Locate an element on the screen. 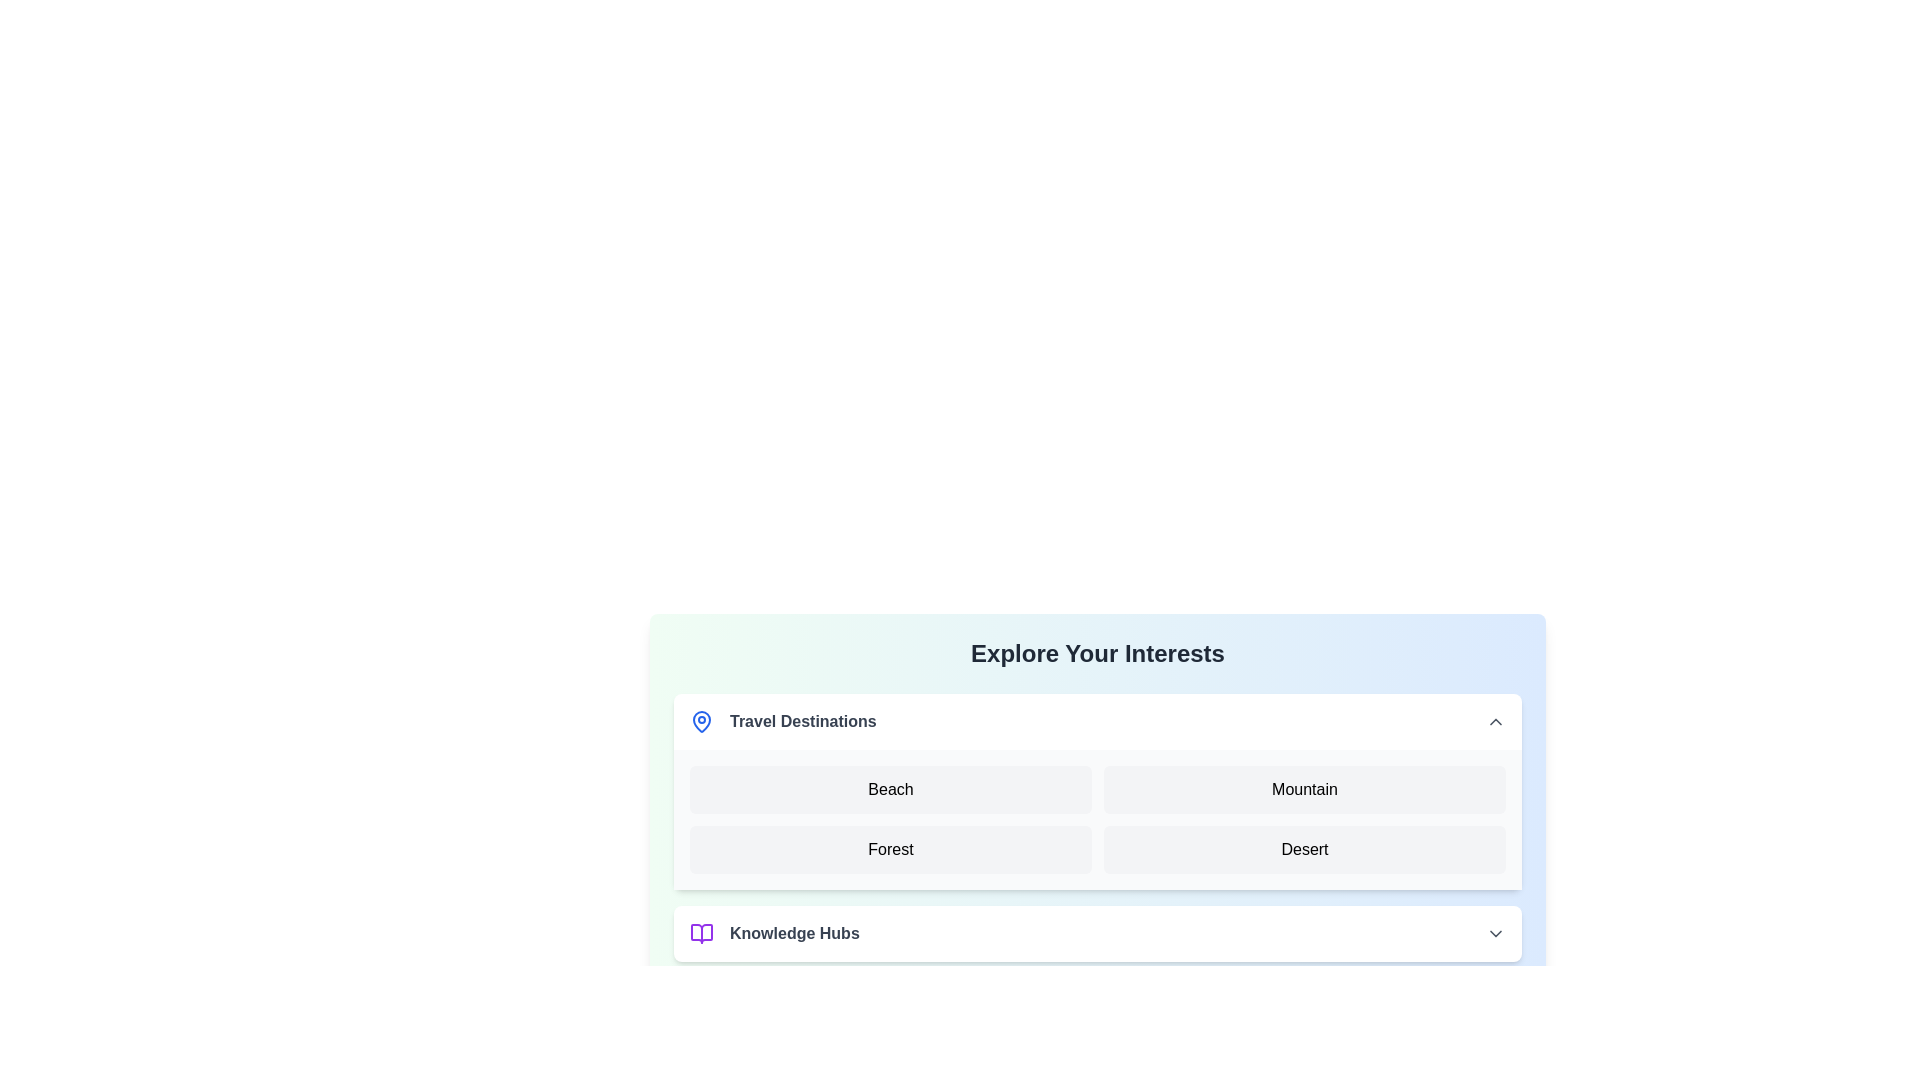 Image resolution: width=1920 pixels, height=1080 pixels. text on the 'Desert' category tile located in the second row and second column of the grid interface is located at coordinates (1305, 849).